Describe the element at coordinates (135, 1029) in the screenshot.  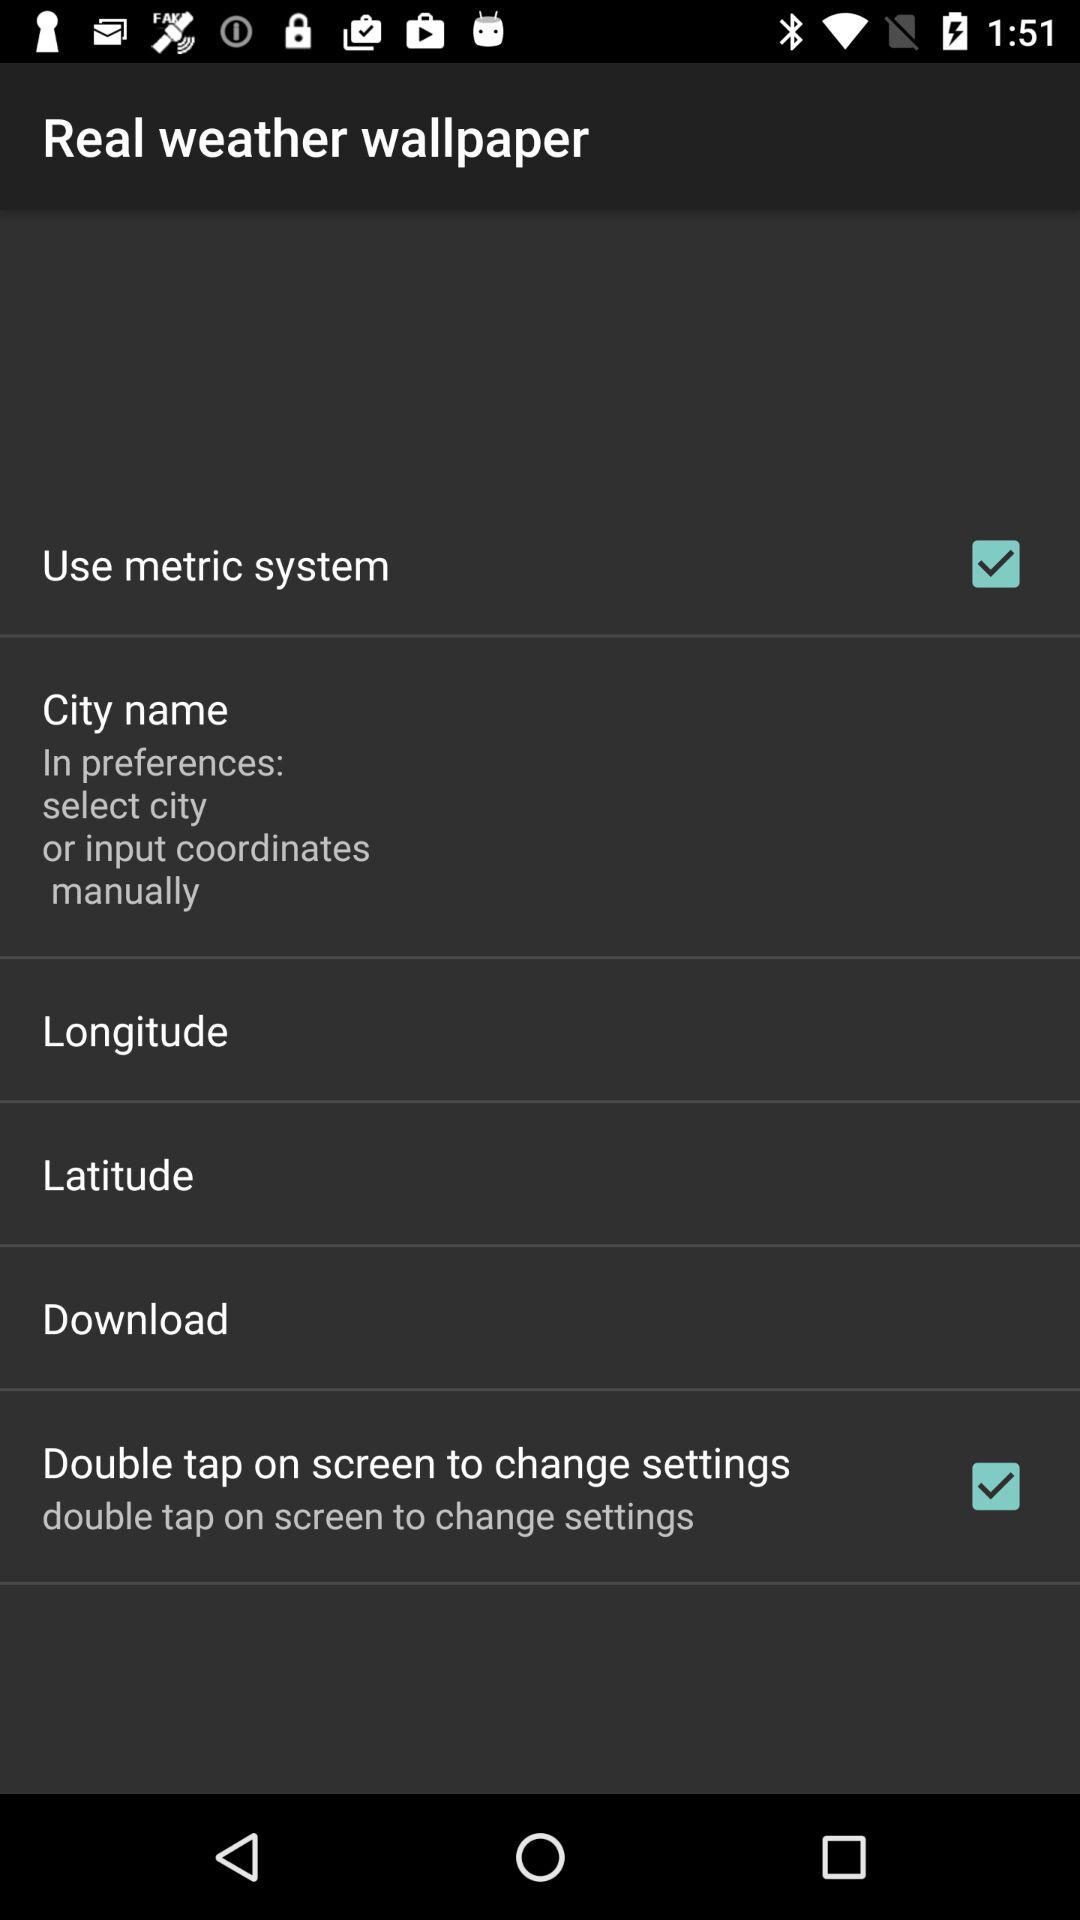
I see `the app above latitude` at that location.